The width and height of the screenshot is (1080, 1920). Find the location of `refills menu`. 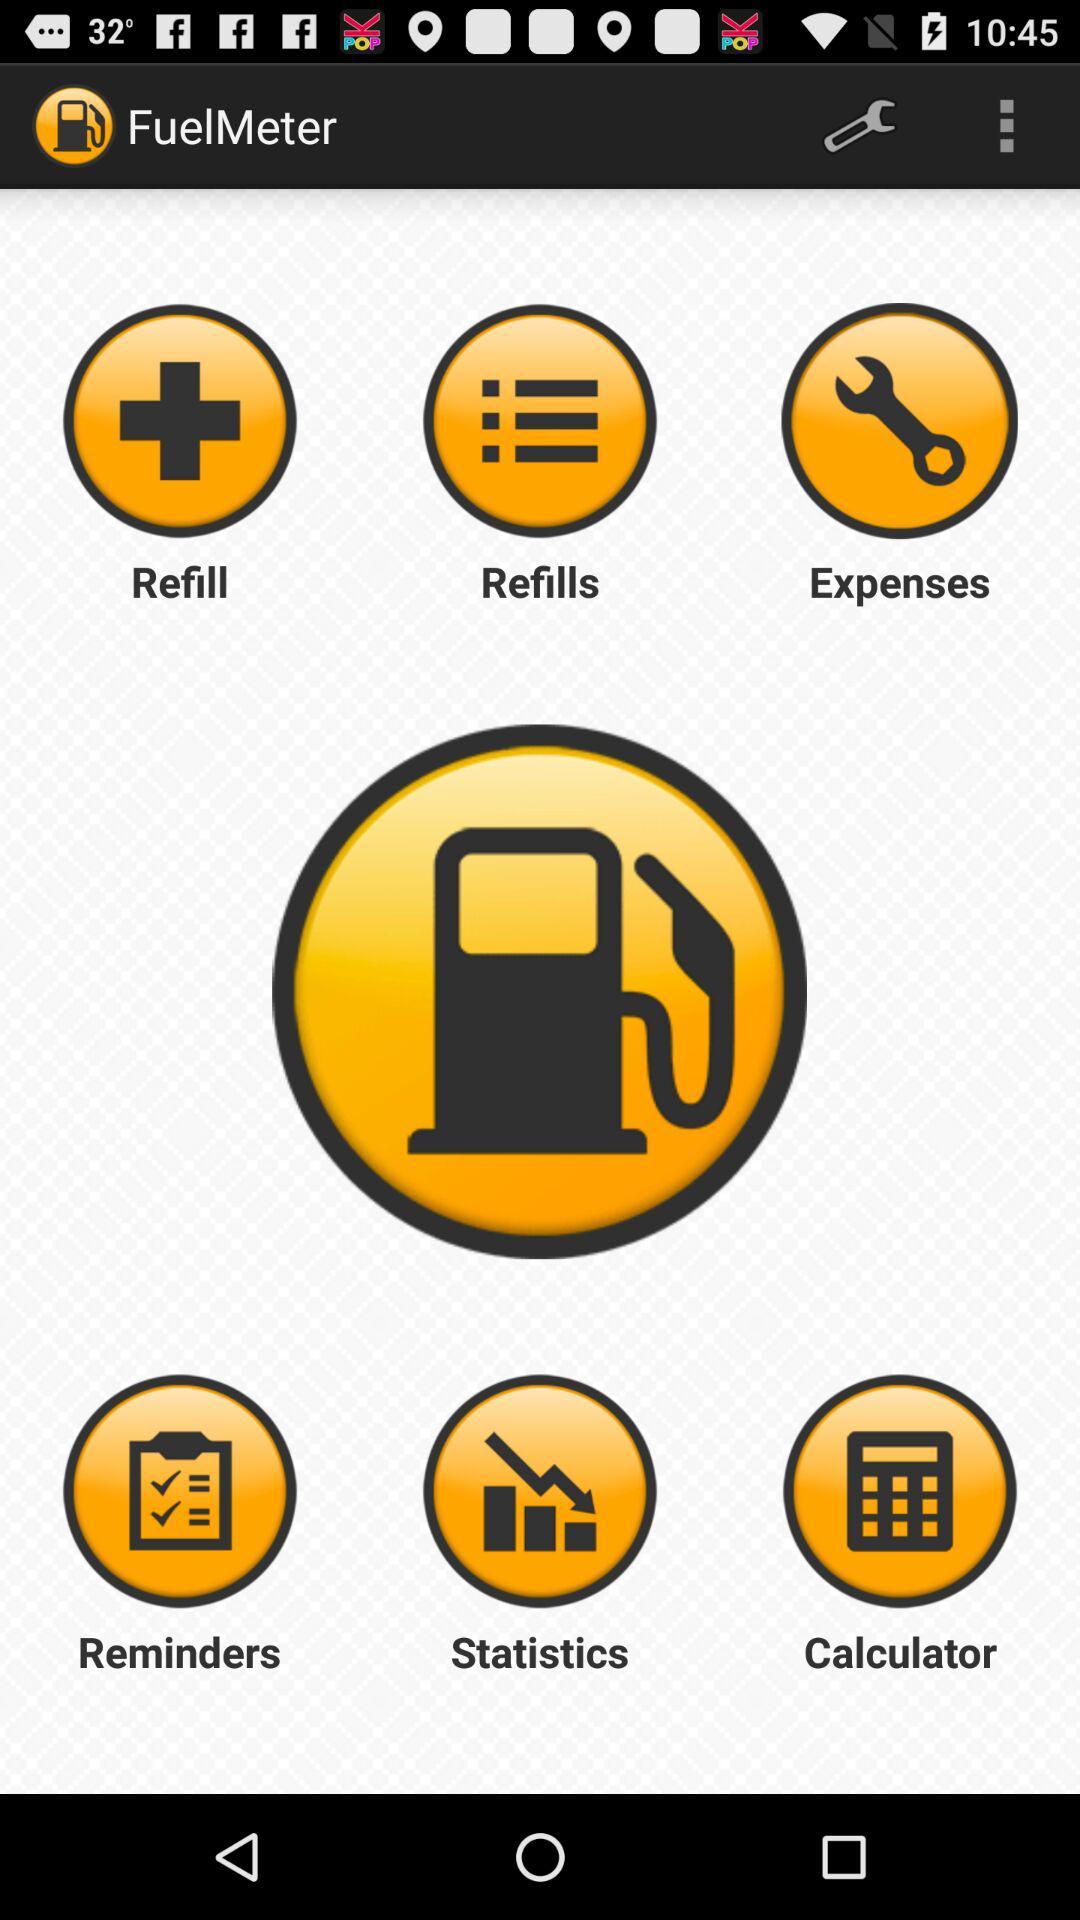

refills menu is located at coordinates (540, 420).